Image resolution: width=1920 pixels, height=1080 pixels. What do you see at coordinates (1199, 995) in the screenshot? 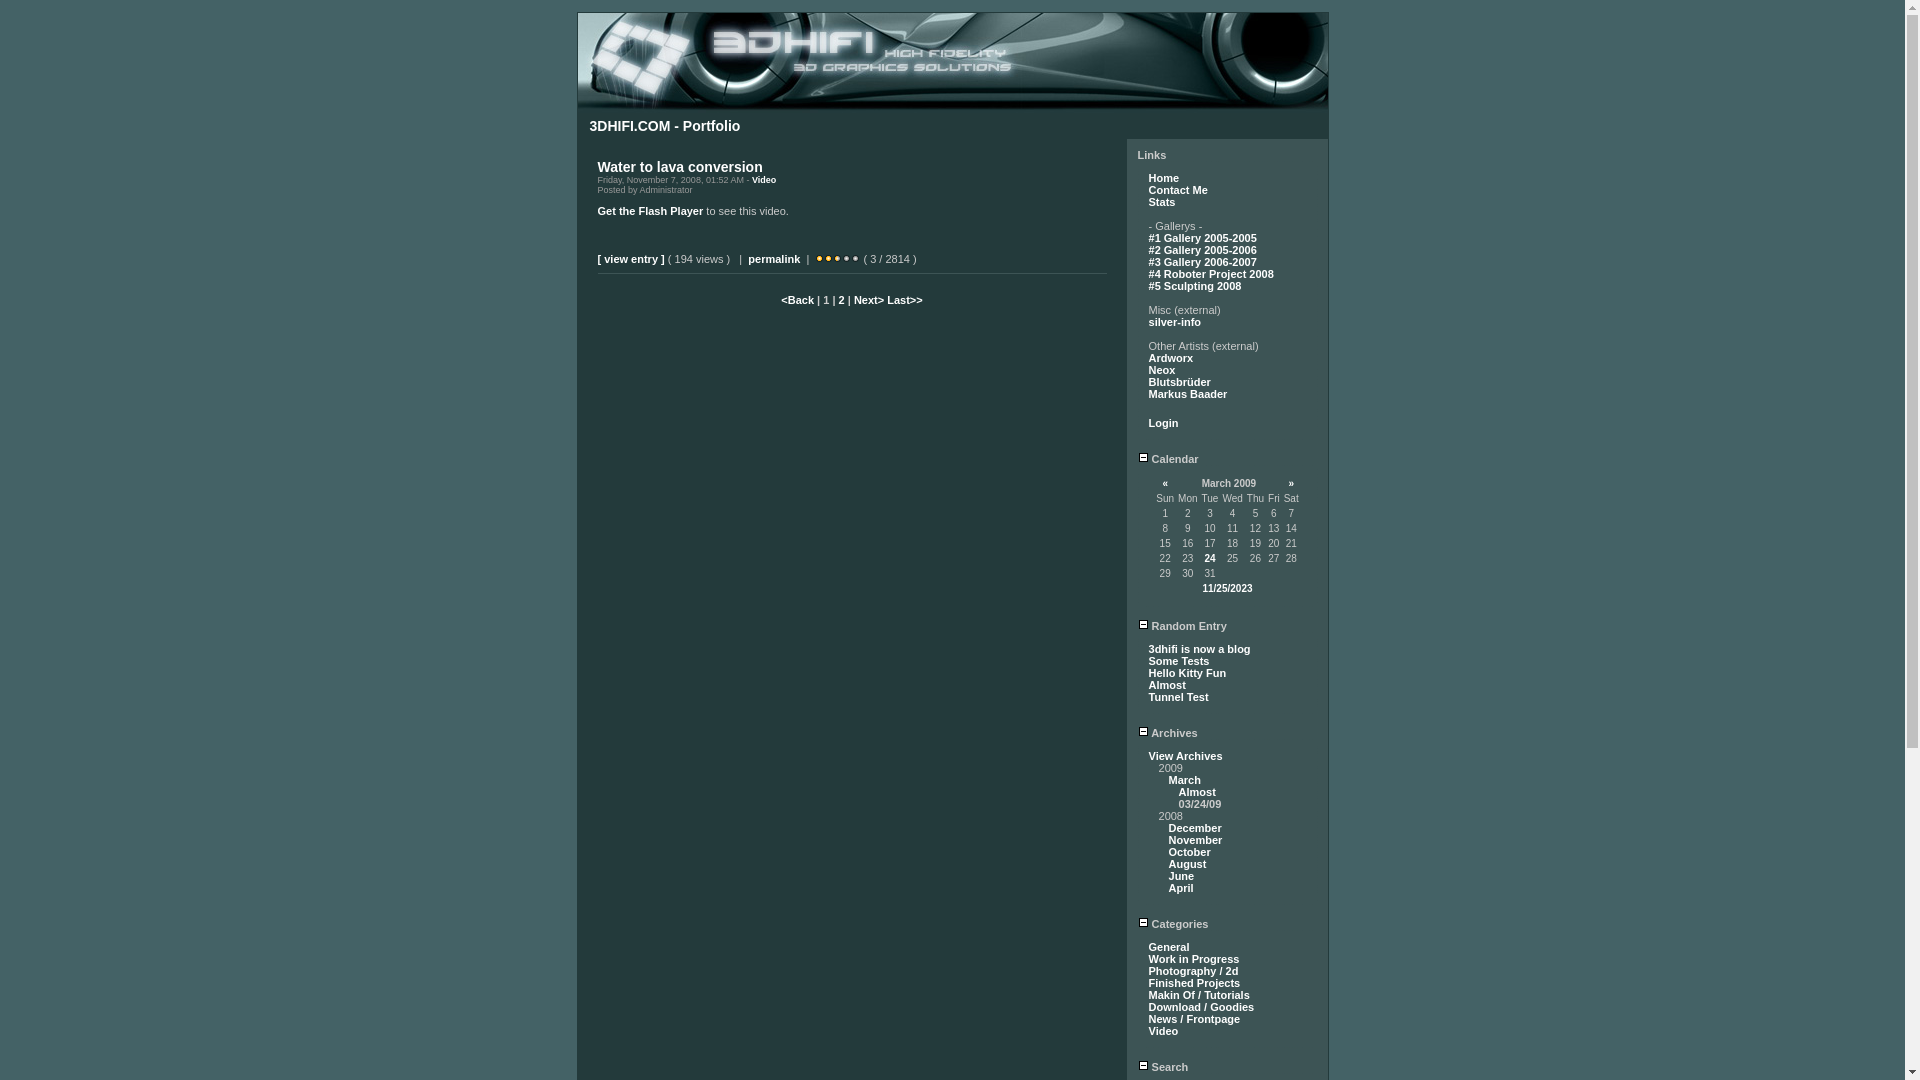
I see `'Makin Of / Tutorials'` at bounding box center [1199, 995].